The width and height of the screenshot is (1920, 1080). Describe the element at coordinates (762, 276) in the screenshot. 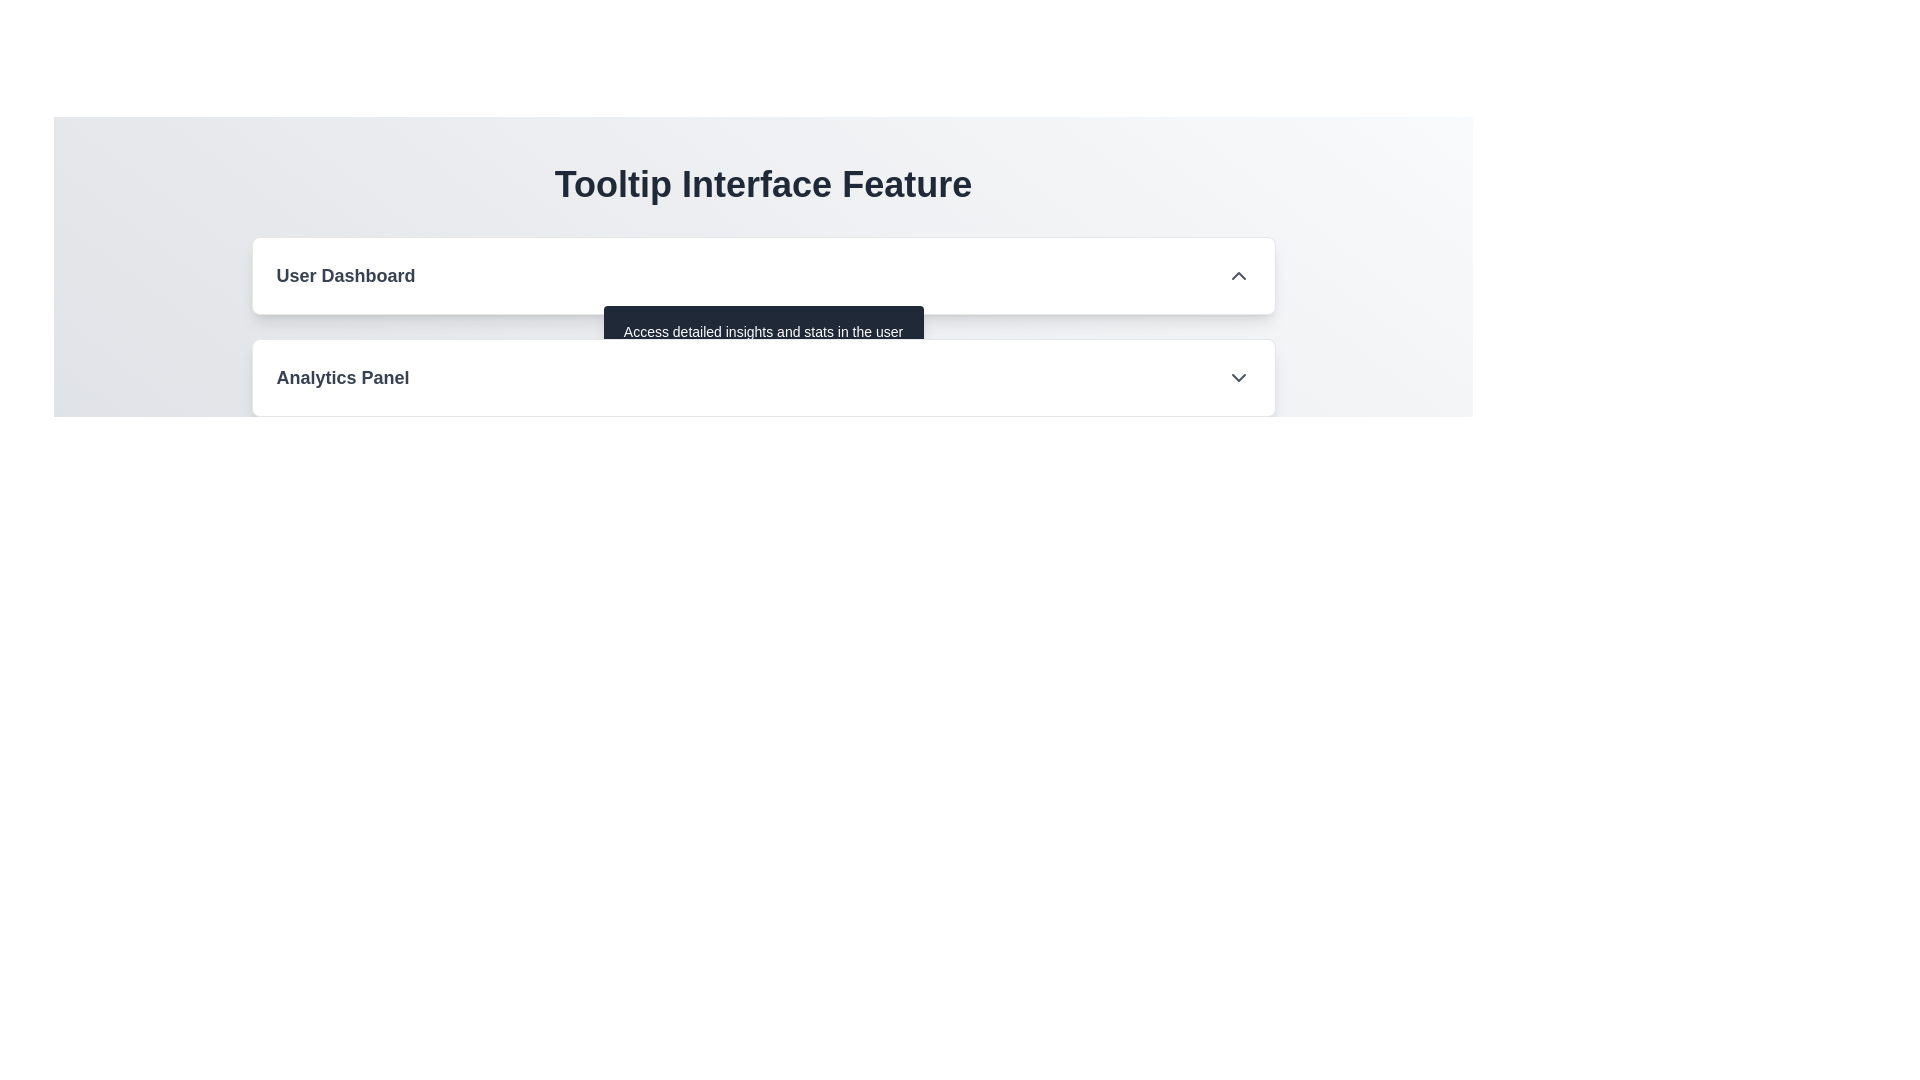

I see `the first card in the grid layout that provides access to the 'User Dashboard'` at that location.